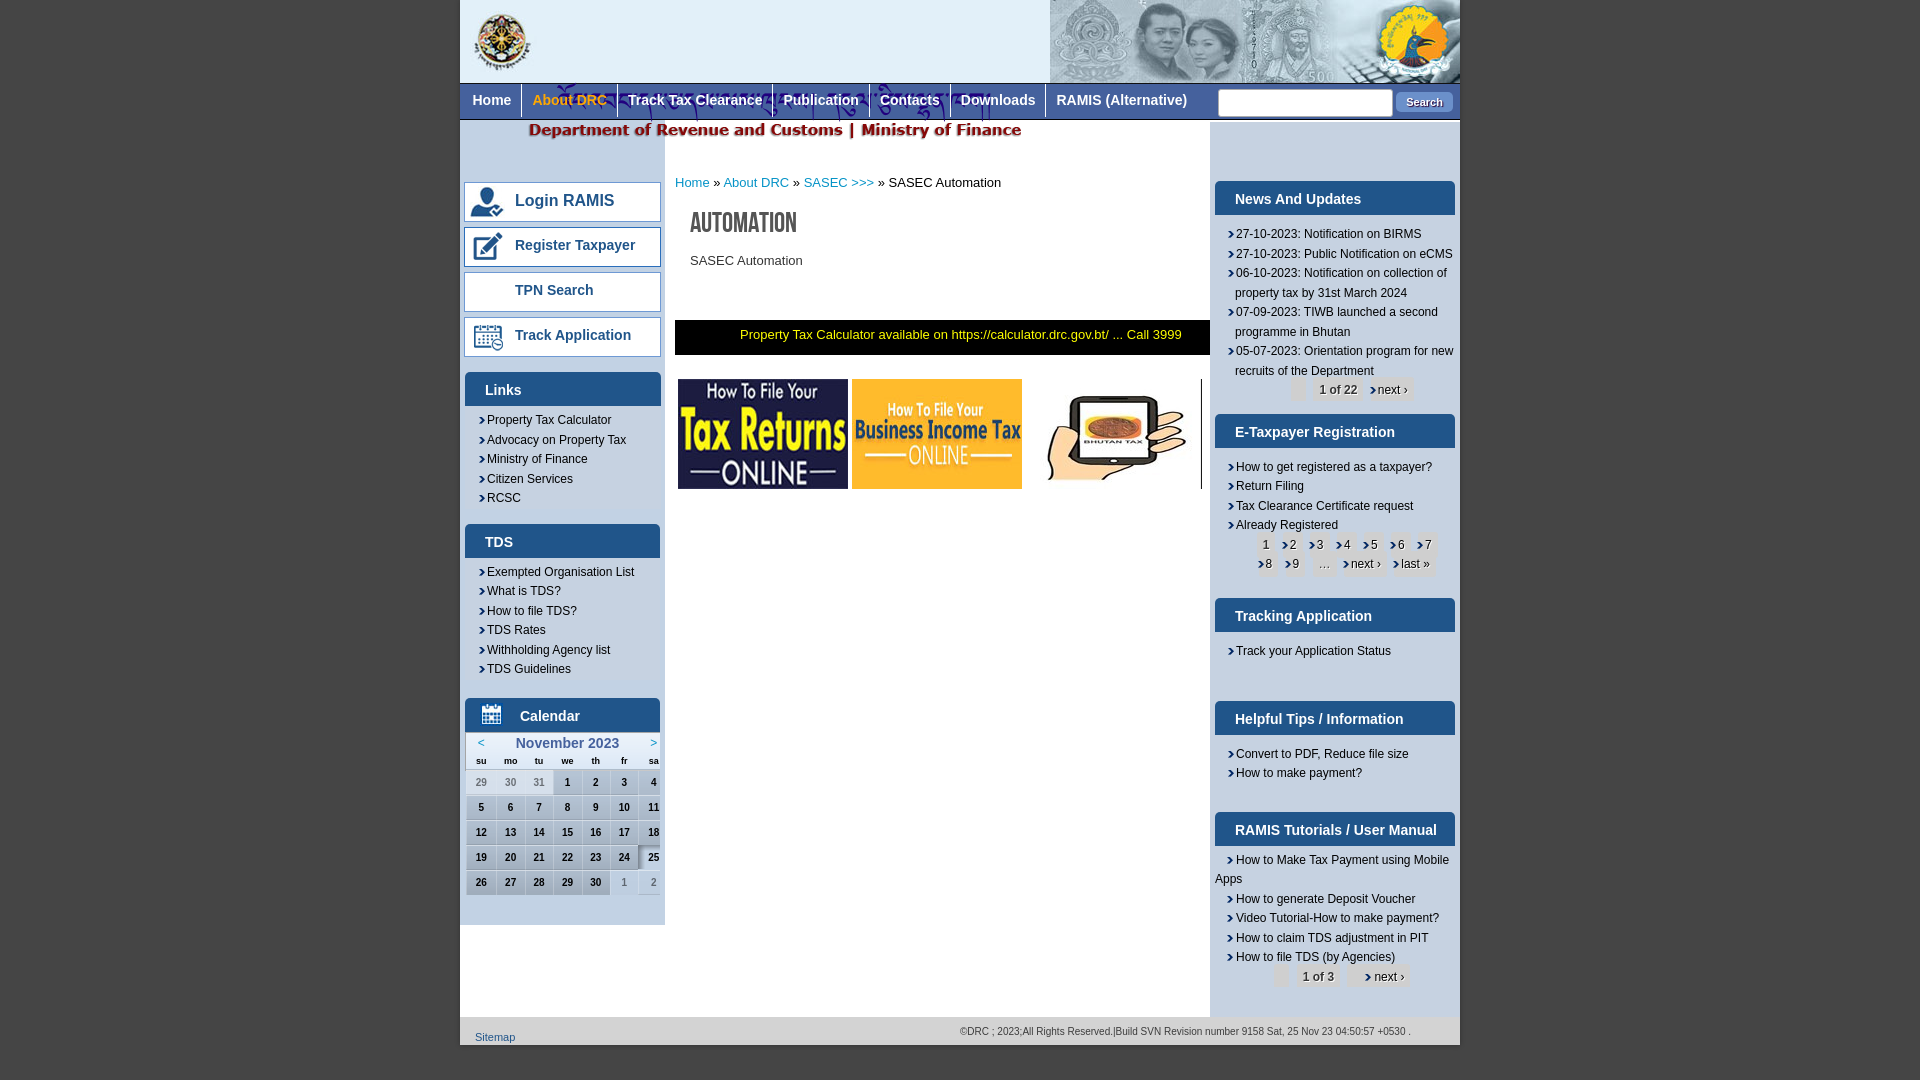 The width and height of the screenshot is (1920, 1080). What do you see at coordinates (617, 100) in the screenshot?
I see `'Track Tax Clearance'` at bounding box center [617, 100].